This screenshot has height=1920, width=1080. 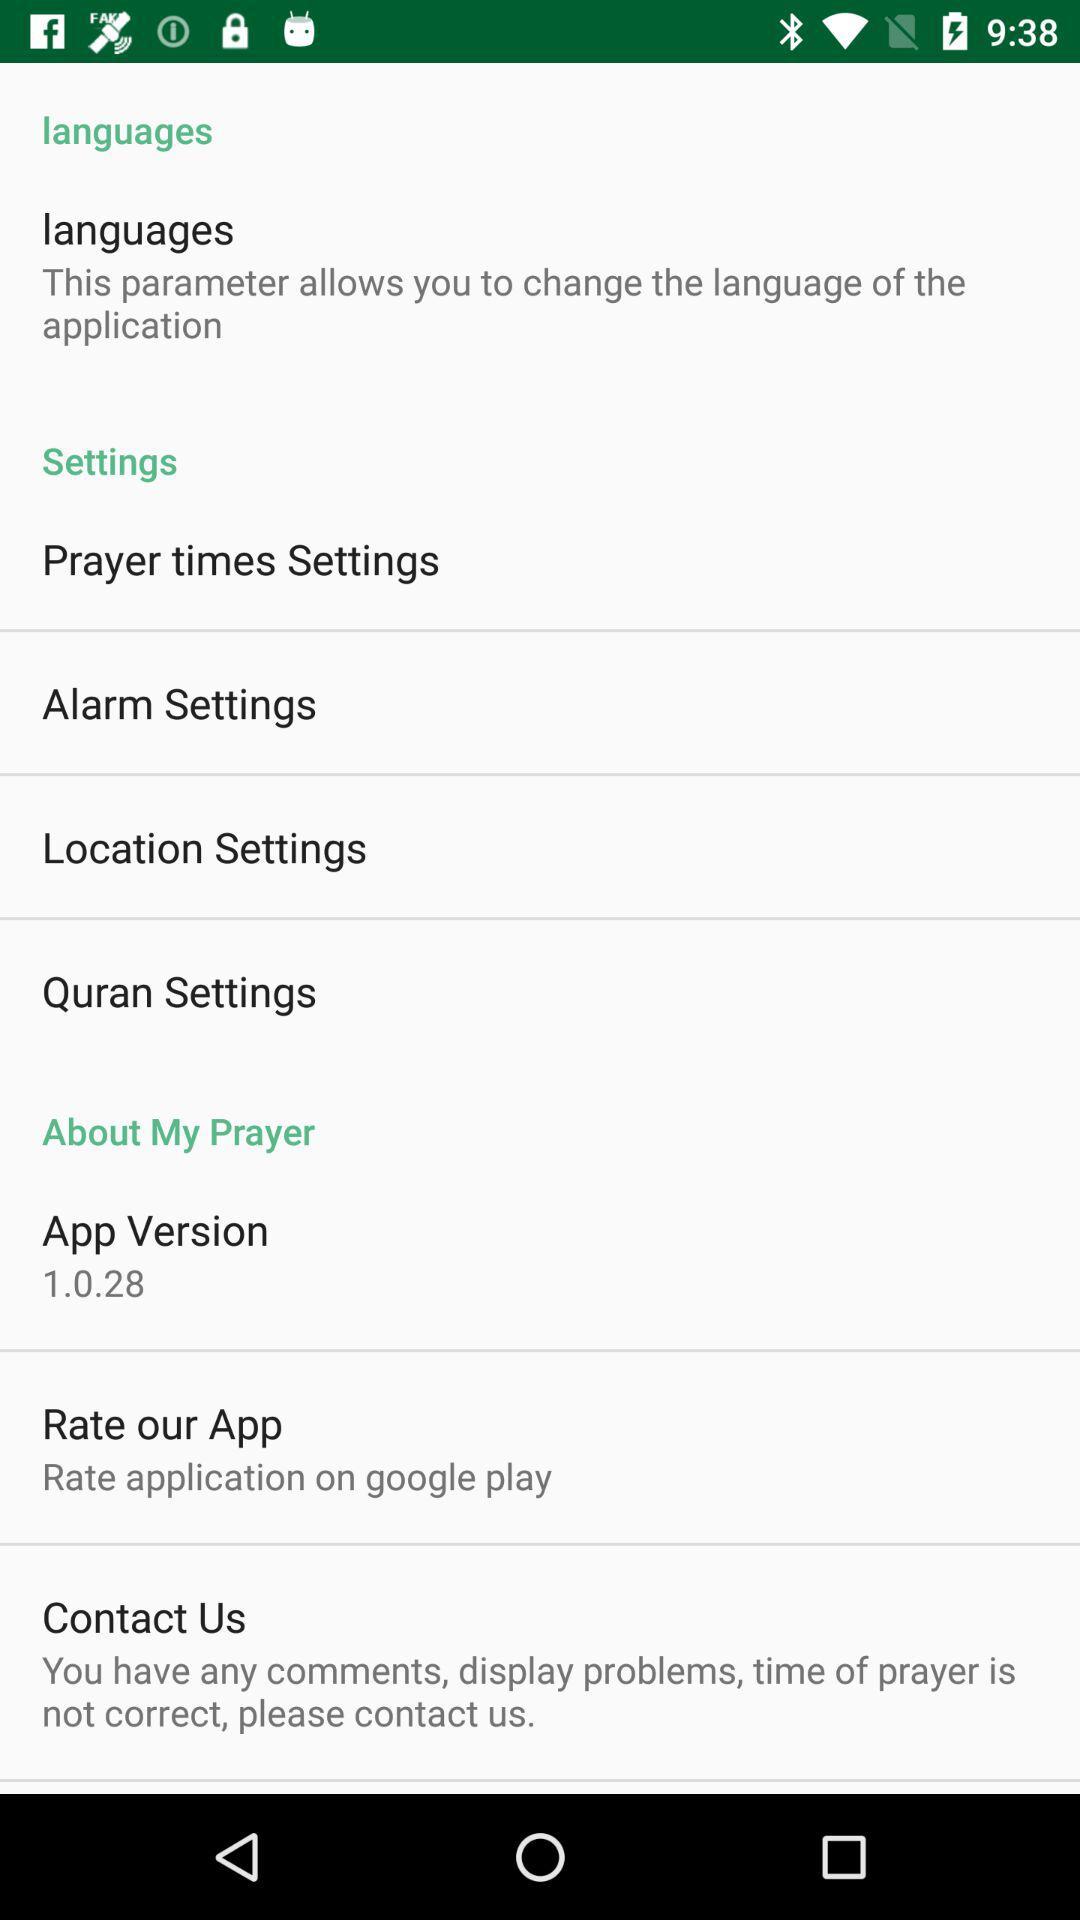 What do you see at coordinates (93, 1282) in the screenshot?
I see `app below the app version item` at bounding box center [93, 1282].